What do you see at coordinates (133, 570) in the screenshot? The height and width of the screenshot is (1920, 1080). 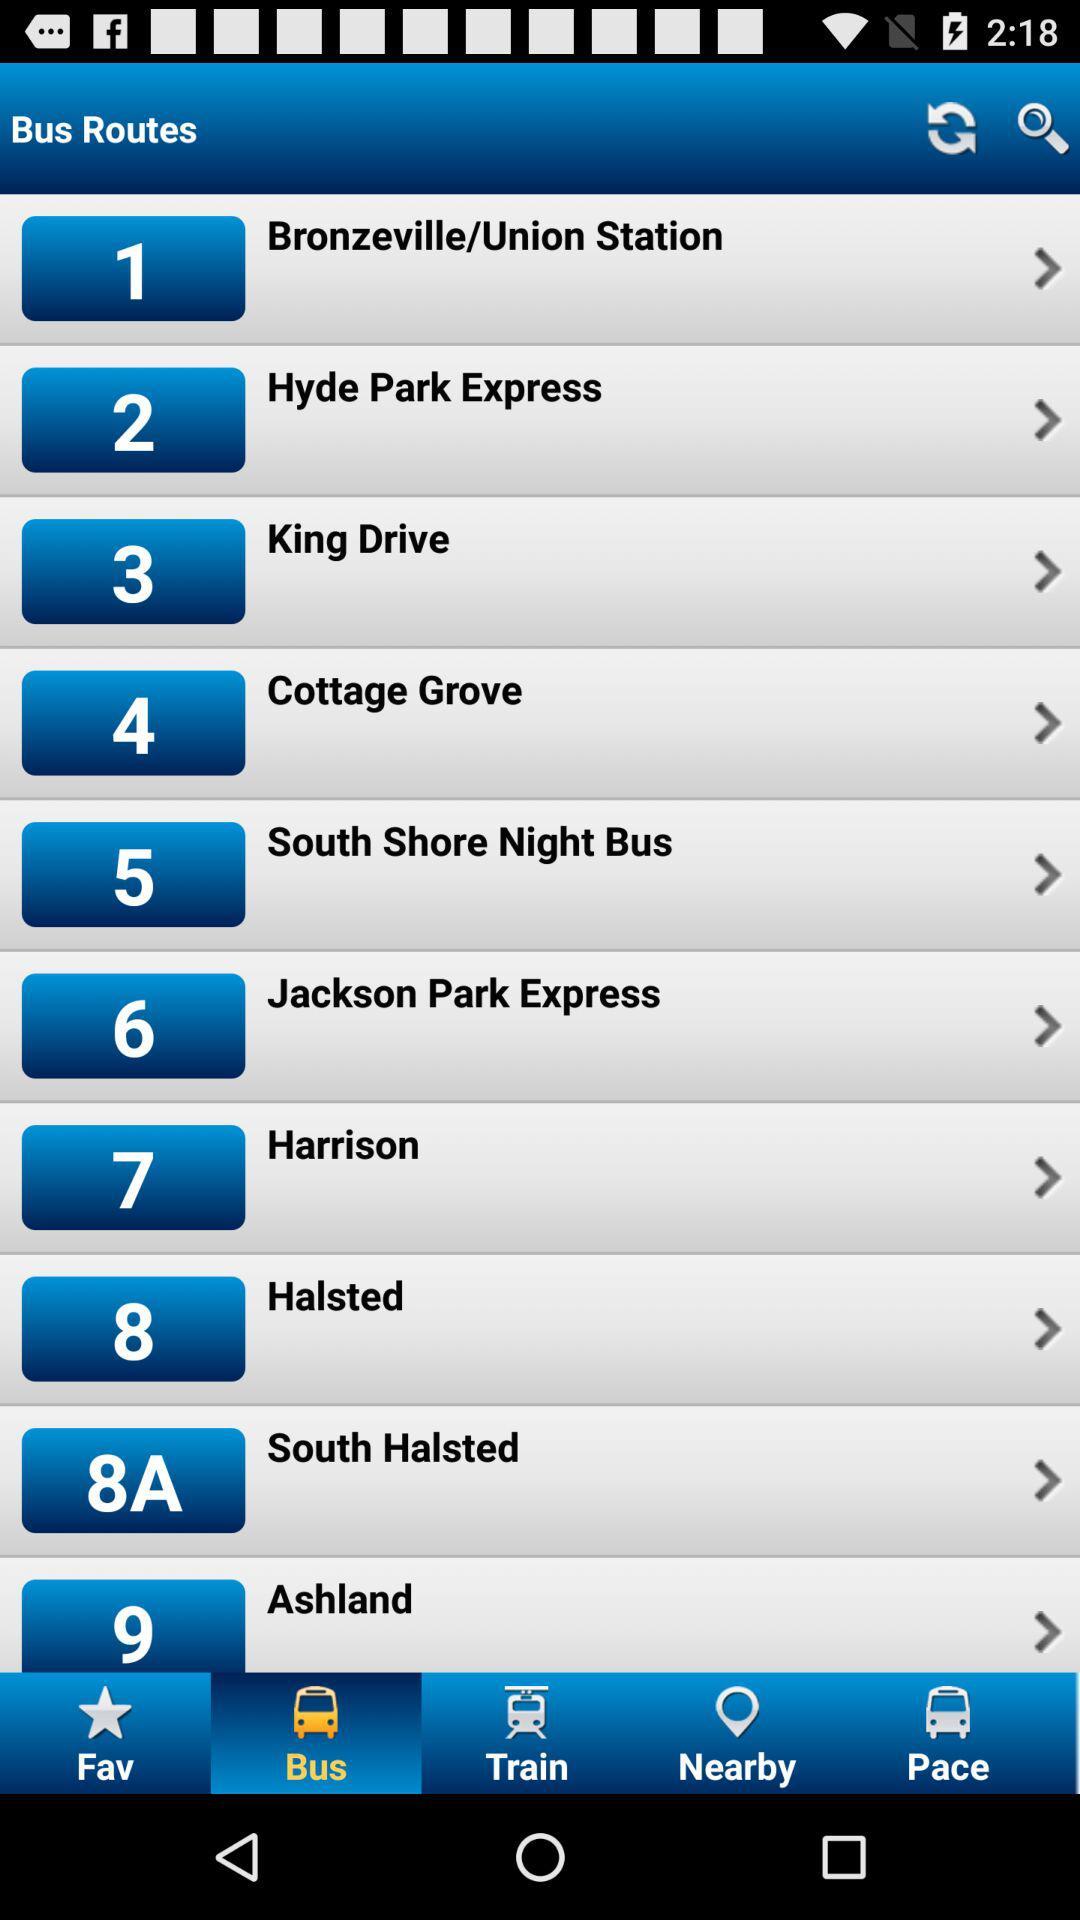 I see `icon above 4 icon` at bounding box center [133, 570].